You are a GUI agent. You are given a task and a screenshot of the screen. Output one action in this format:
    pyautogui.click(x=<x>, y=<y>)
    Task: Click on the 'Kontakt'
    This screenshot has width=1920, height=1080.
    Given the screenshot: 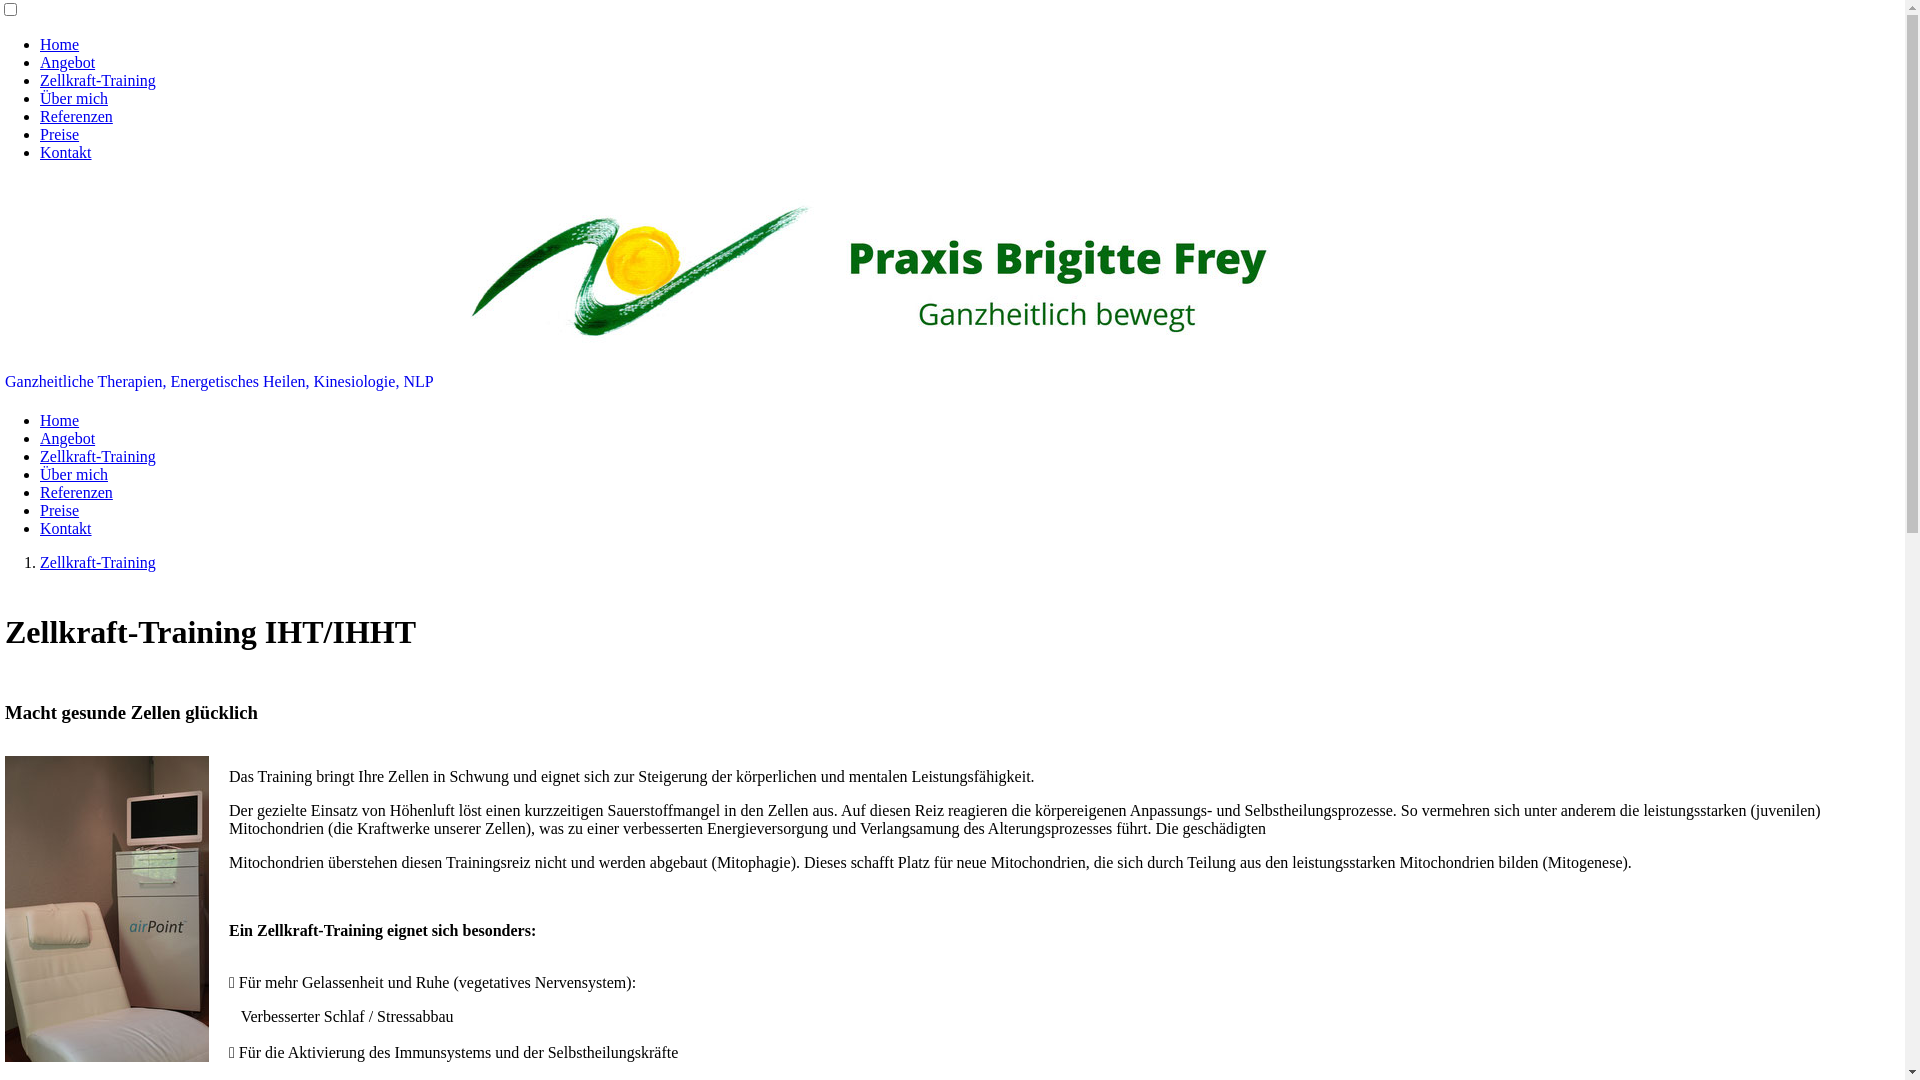 What is the action you would take?
    pyautogui.click(x=66, y=151)
    